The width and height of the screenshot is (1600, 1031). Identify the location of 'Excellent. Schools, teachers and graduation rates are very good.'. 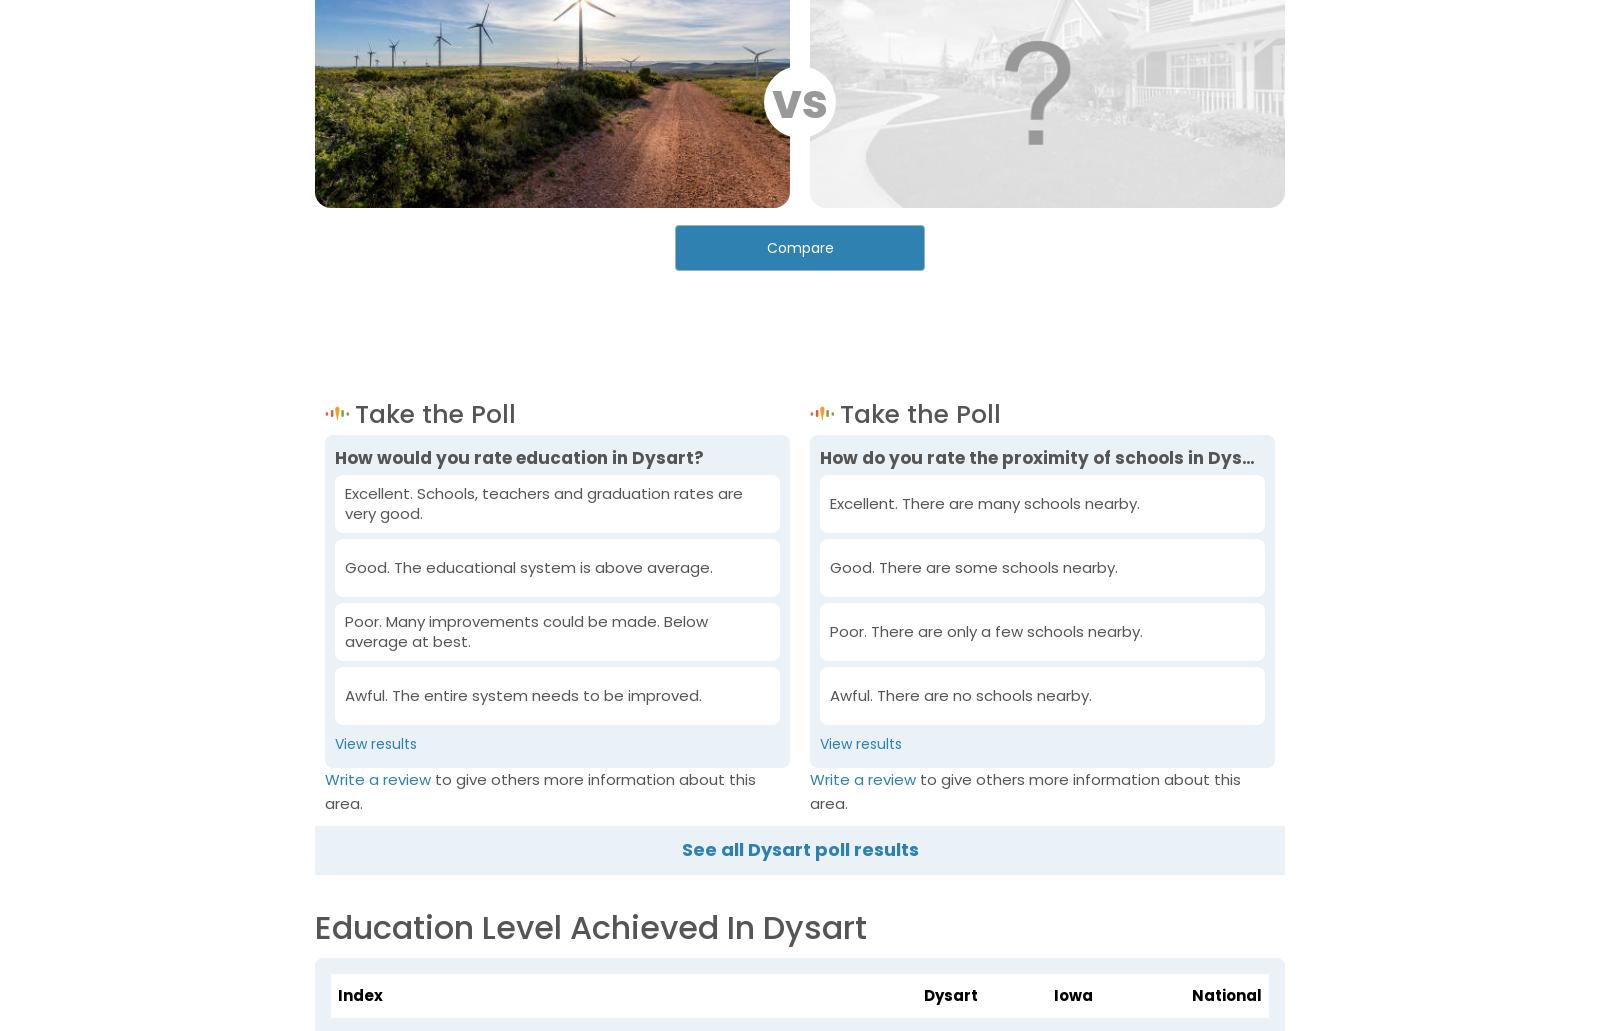
(543, 503).